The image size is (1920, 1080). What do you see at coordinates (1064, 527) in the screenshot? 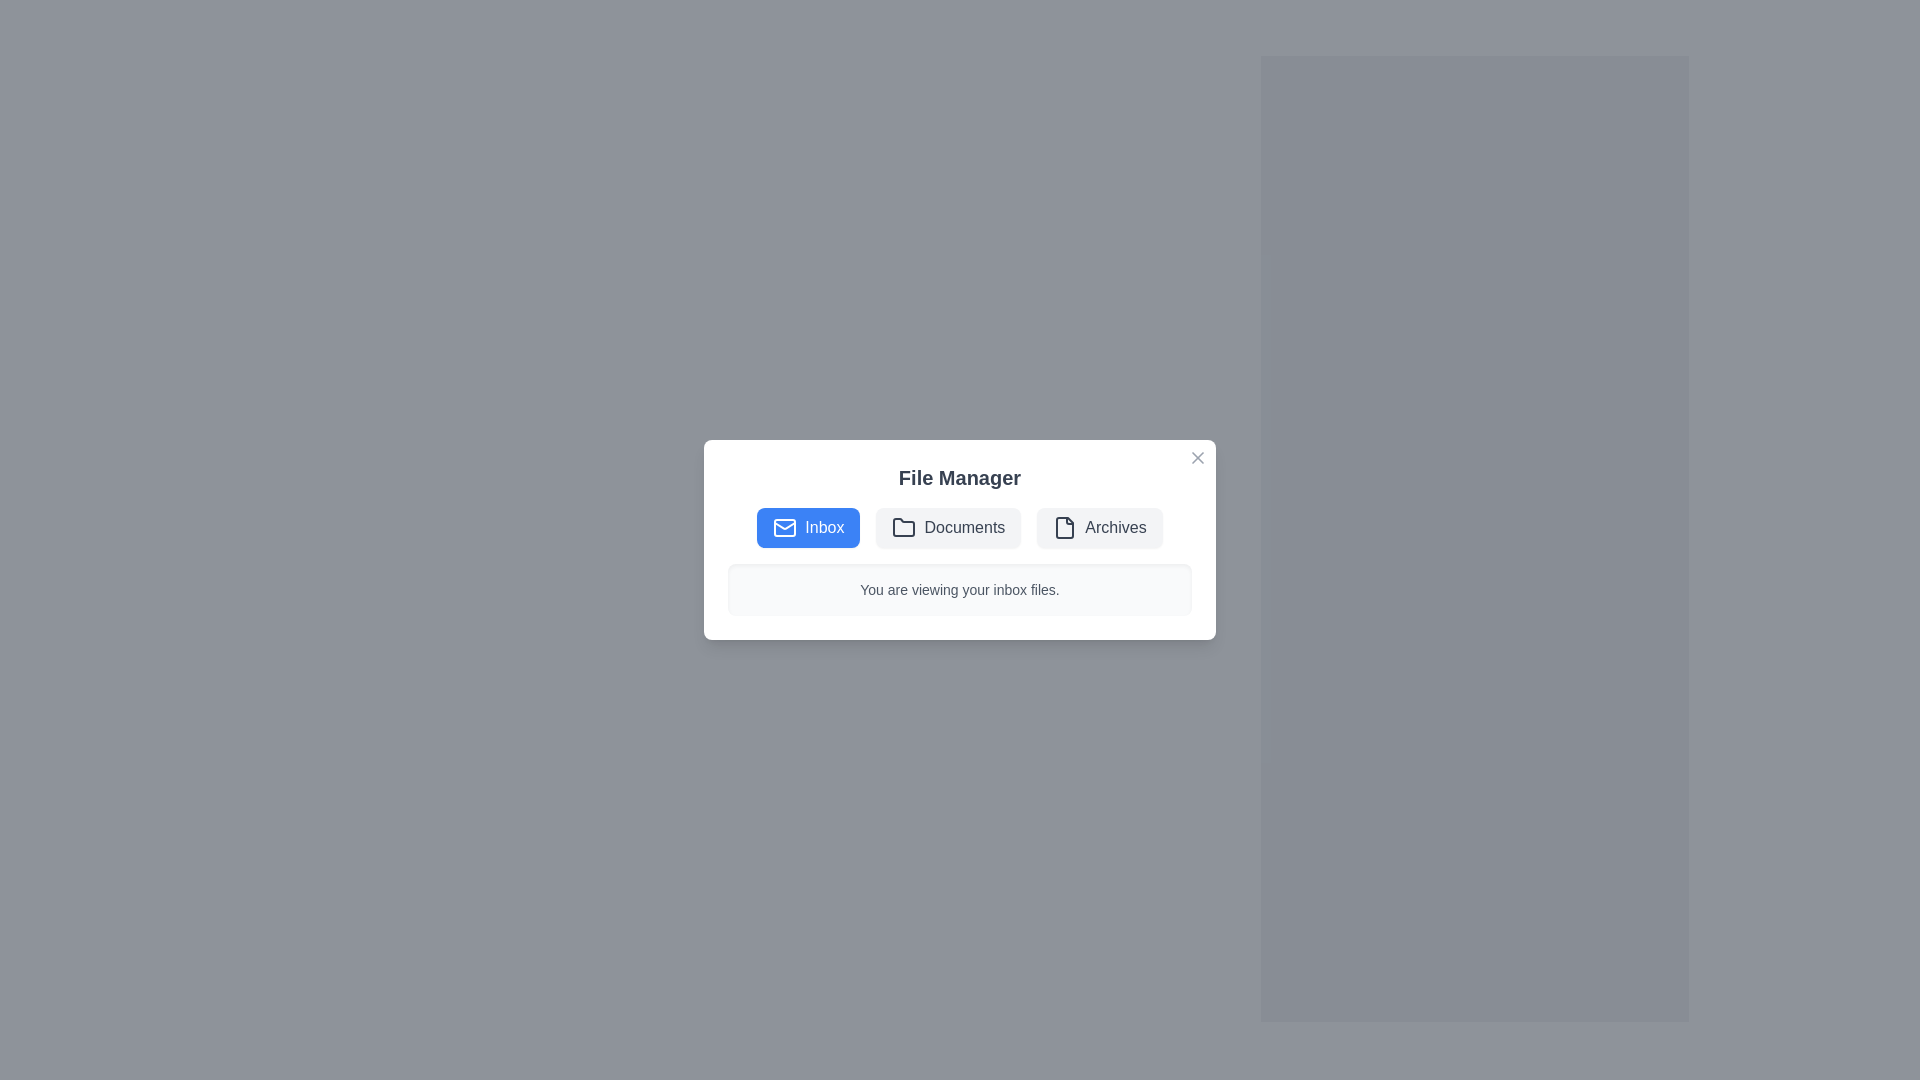
I see `the file icon within the 'Archives' button in the 'File Manager' modal to switch to the archives section` at bounding box center [1064, 527].